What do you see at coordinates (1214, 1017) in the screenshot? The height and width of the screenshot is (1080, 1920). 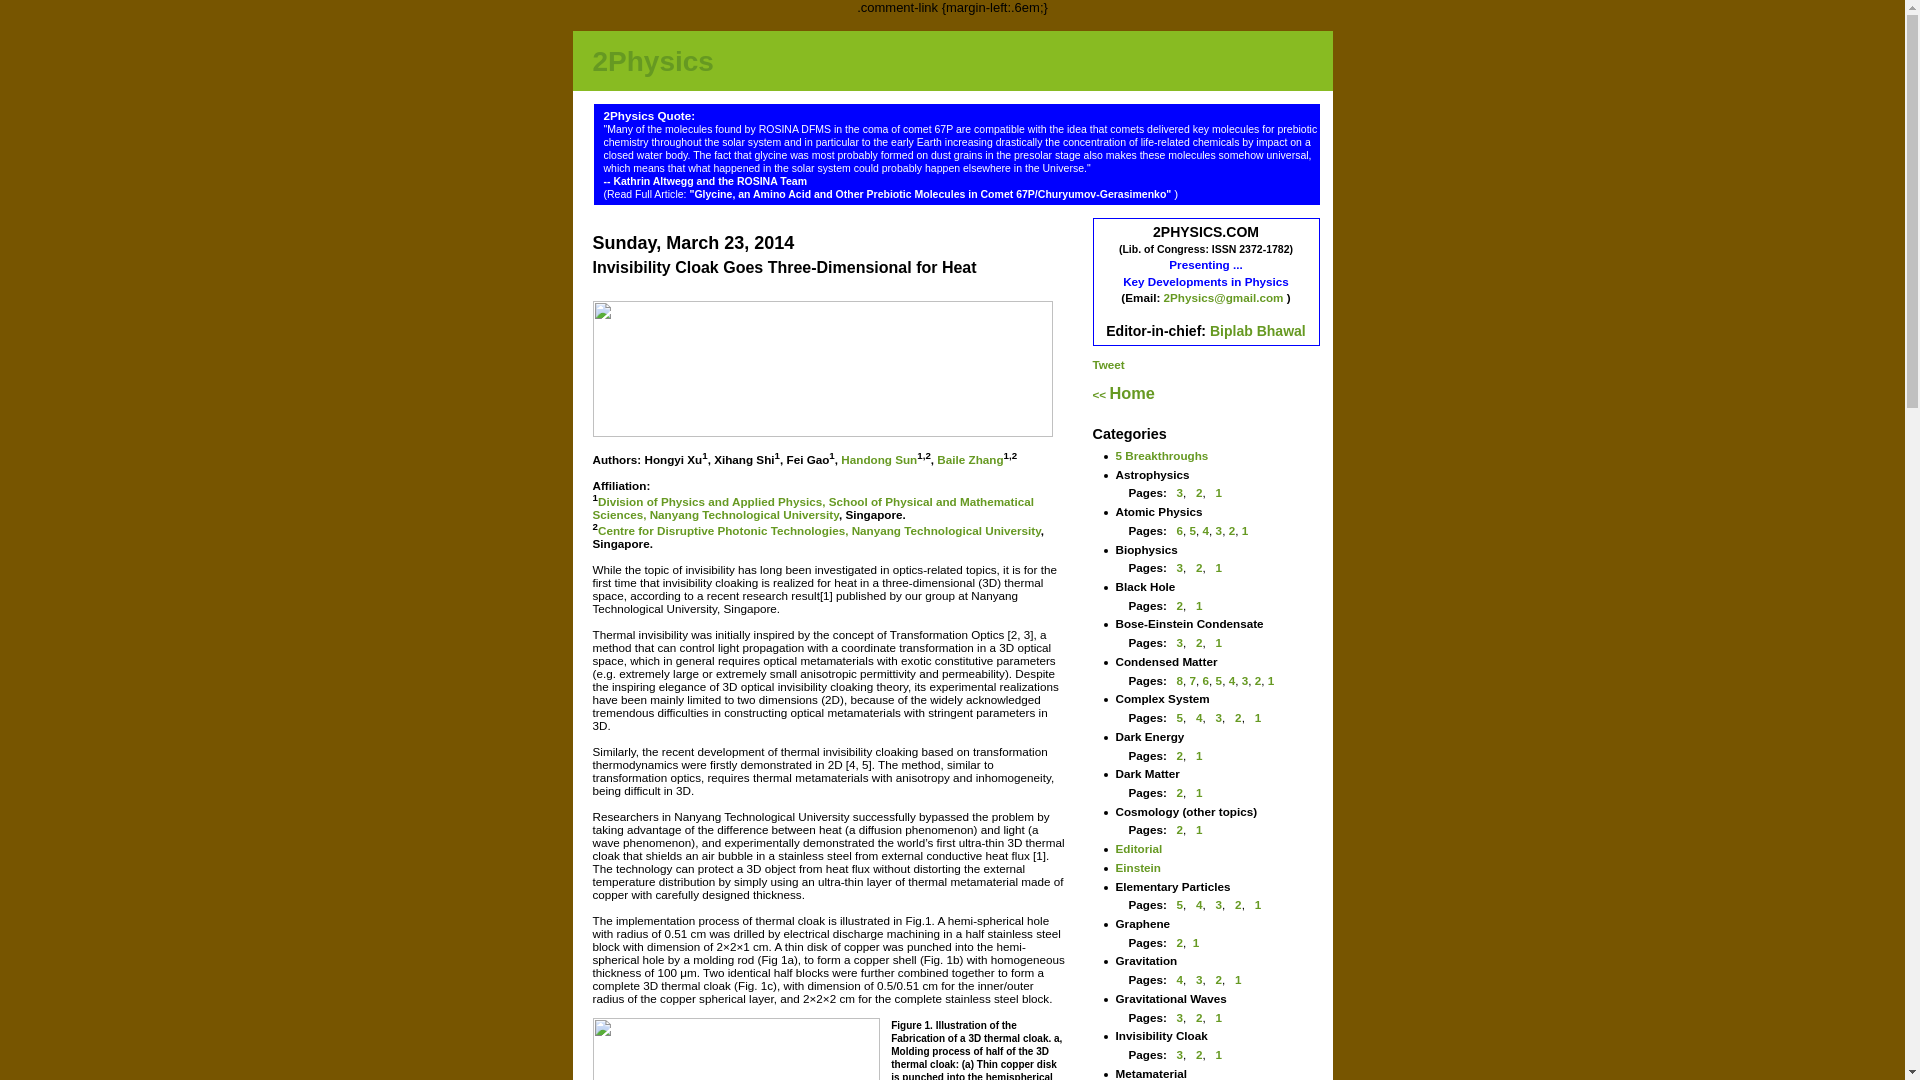 I see `'1'` at bounding box center [1214, 1017].